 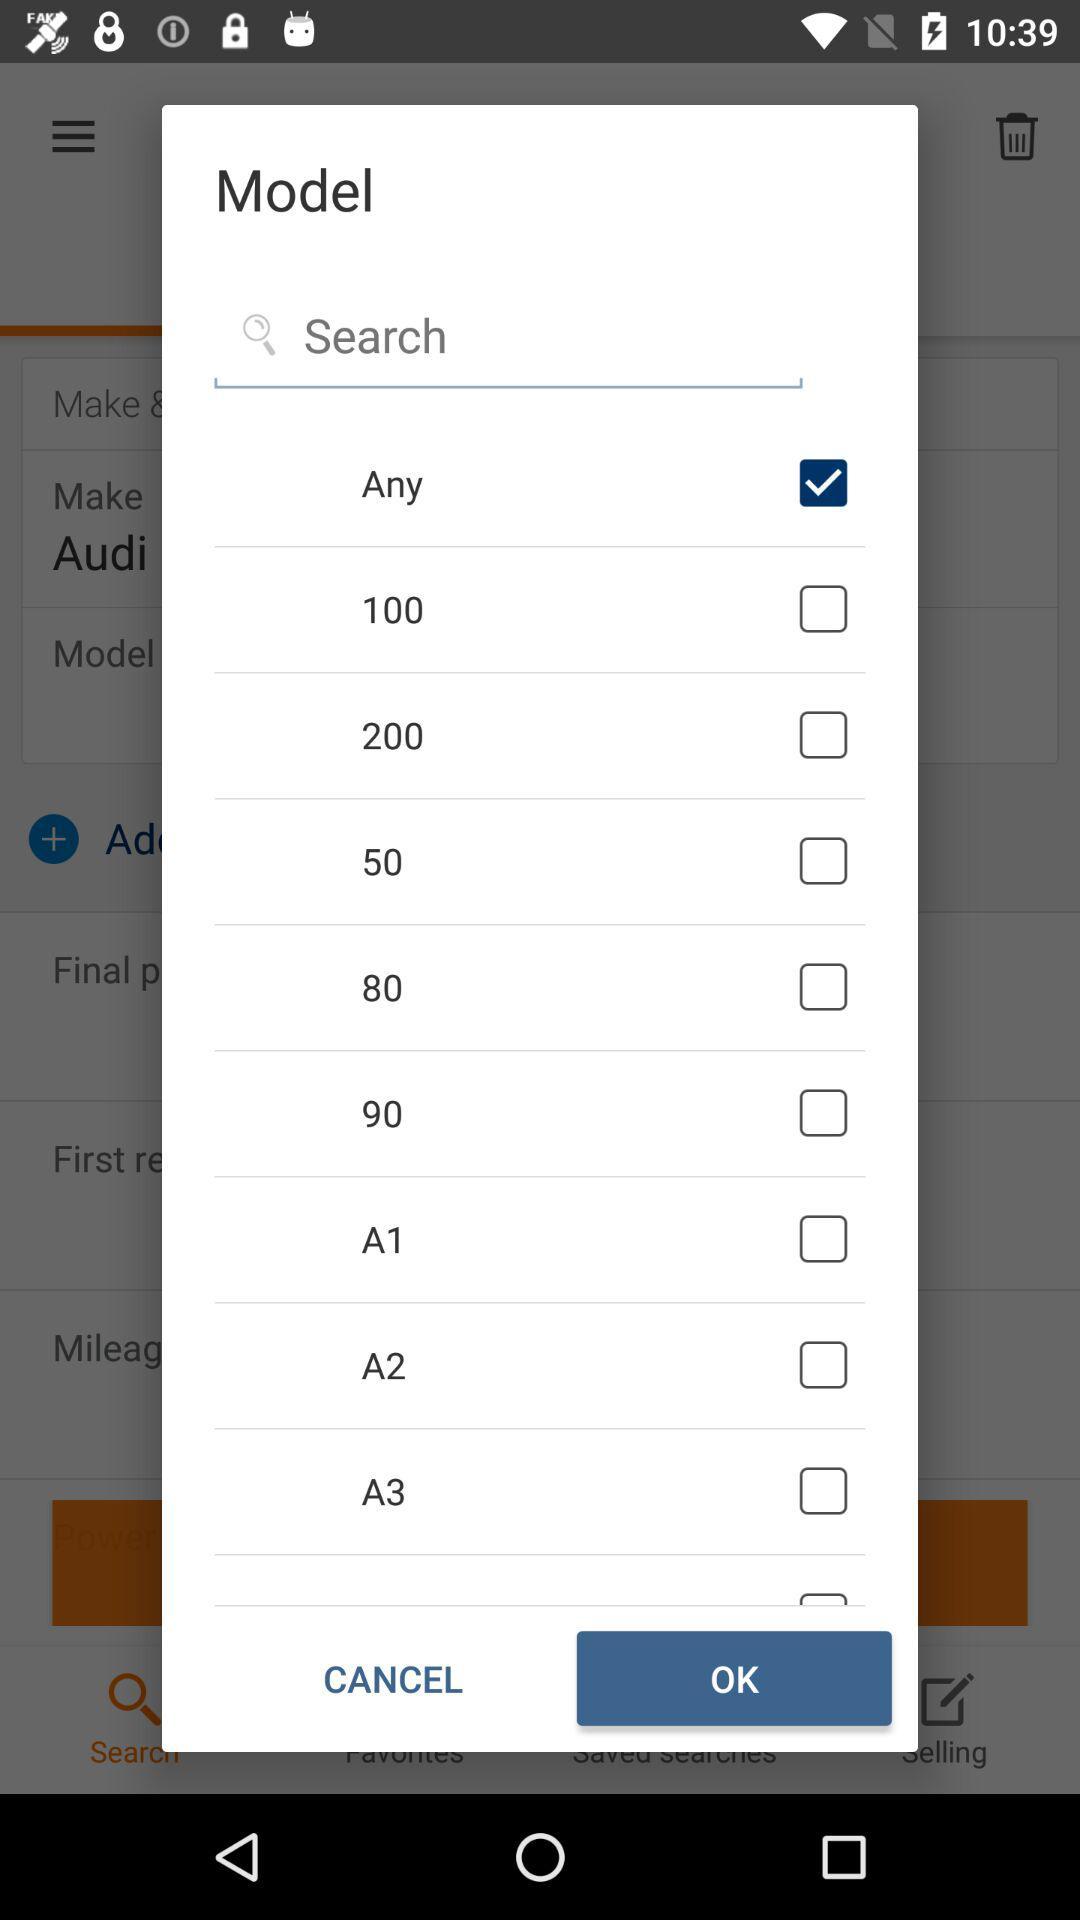 I want to click on icon below the 80 icon, so click(x=576, y=1112).